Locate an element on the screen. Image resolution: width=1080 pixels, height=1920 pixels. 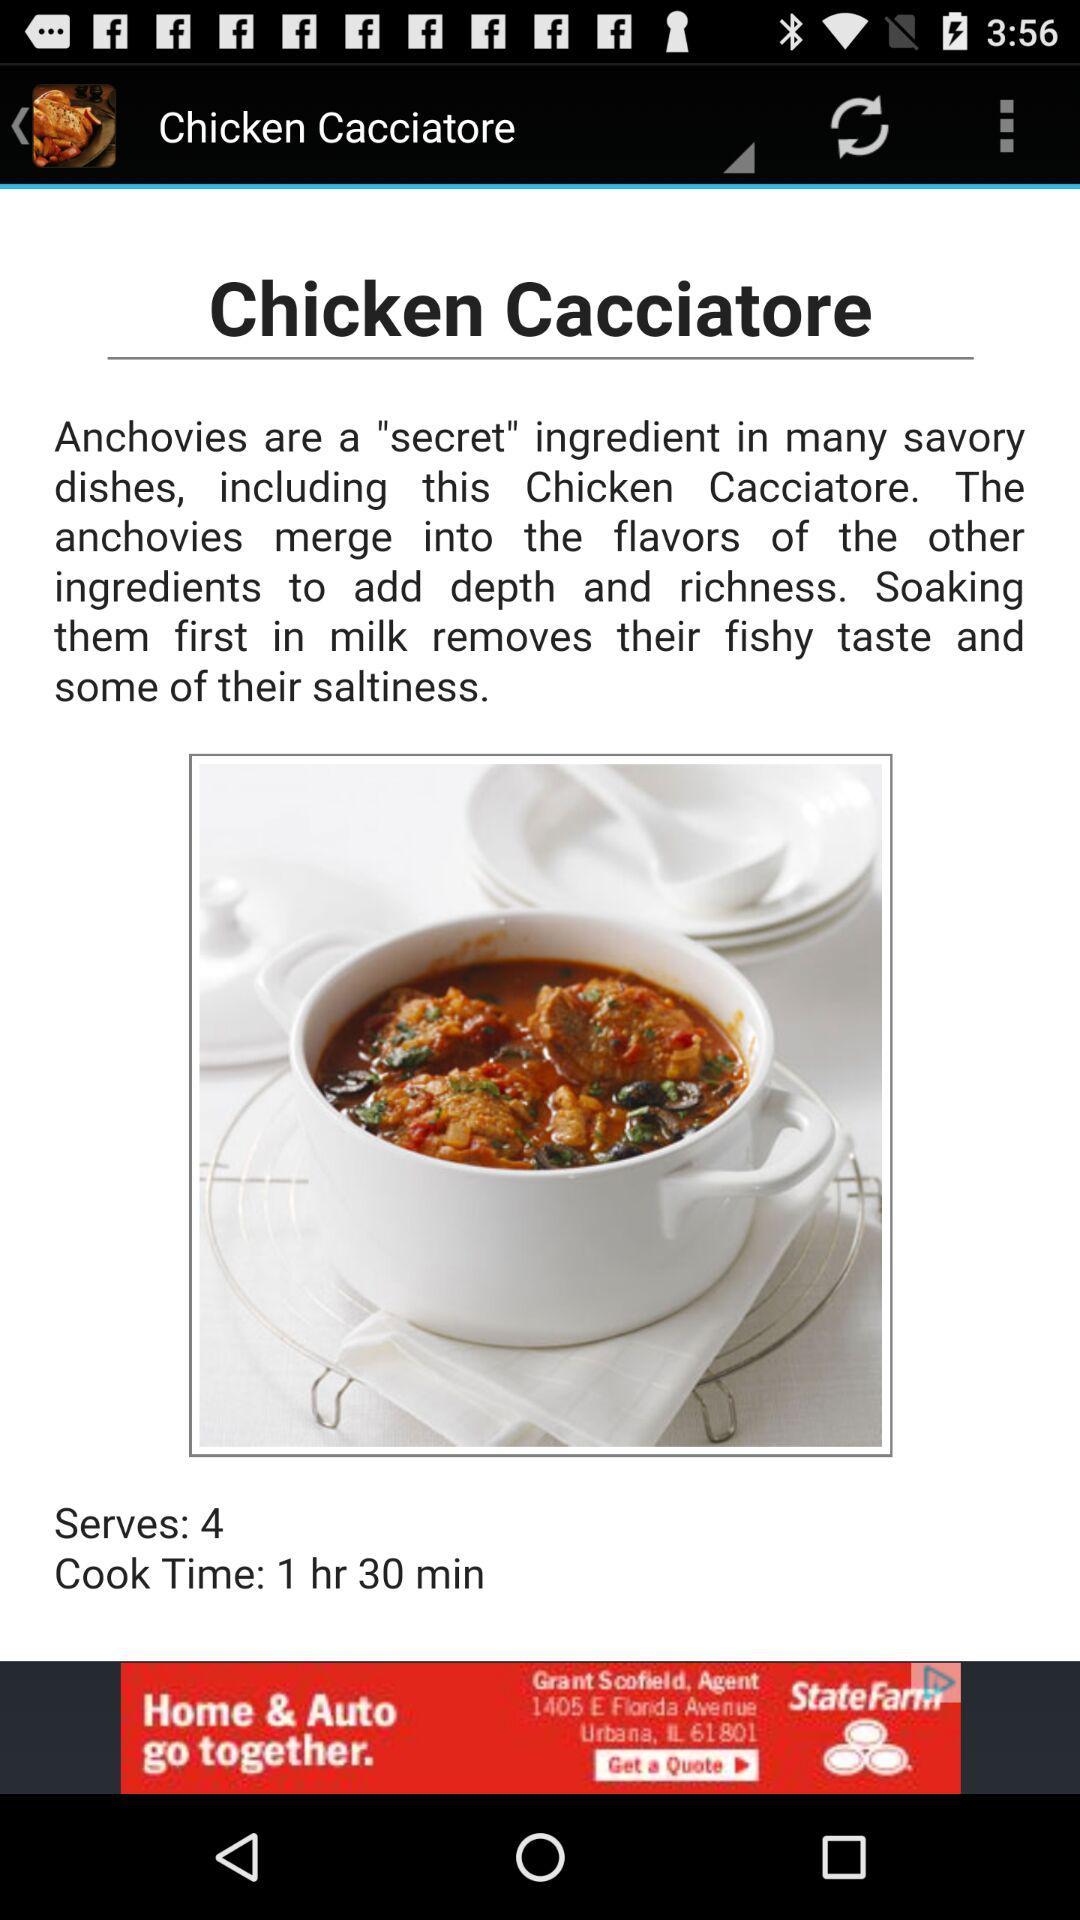
recipe is located at coordinates (540, 924).